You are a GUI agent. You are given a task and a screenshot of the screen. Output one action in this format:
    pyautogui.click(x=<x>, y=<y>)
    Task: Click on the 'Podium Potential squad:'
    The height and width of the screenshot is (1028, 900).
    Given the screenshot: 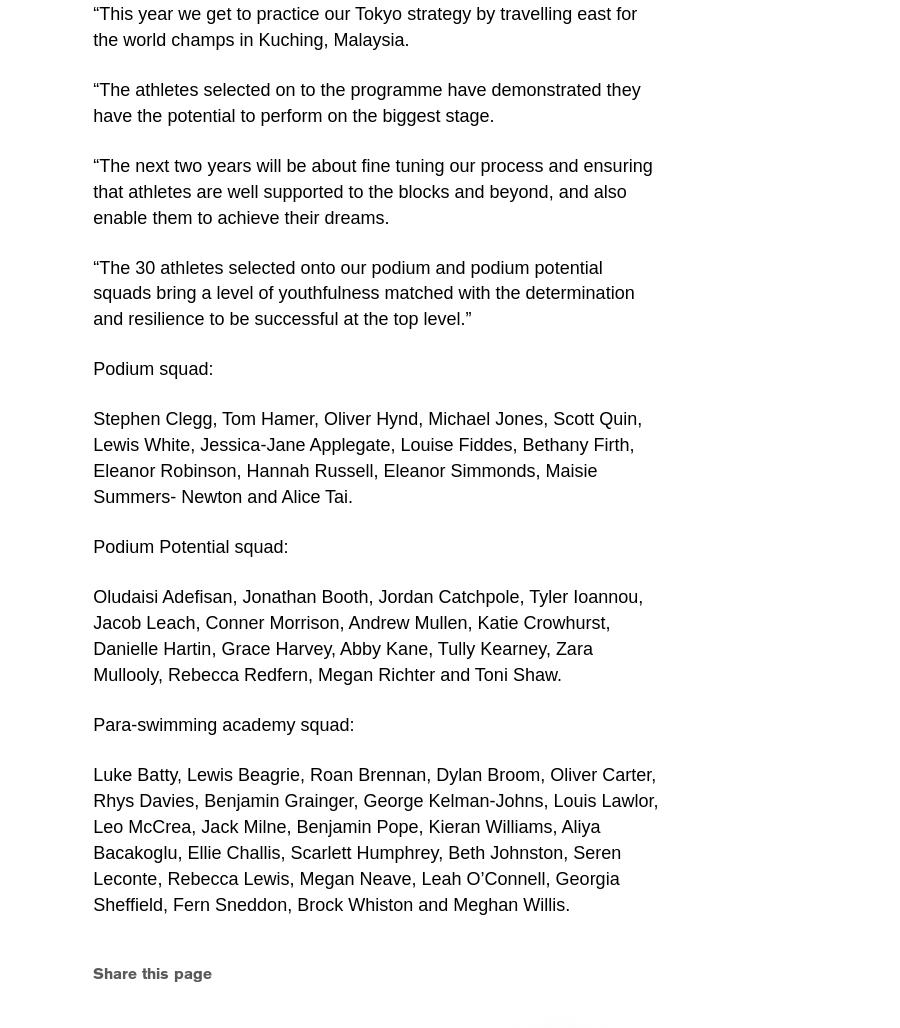 What is the action you would take?
    pyautogui.click(x=190, y=546)
    